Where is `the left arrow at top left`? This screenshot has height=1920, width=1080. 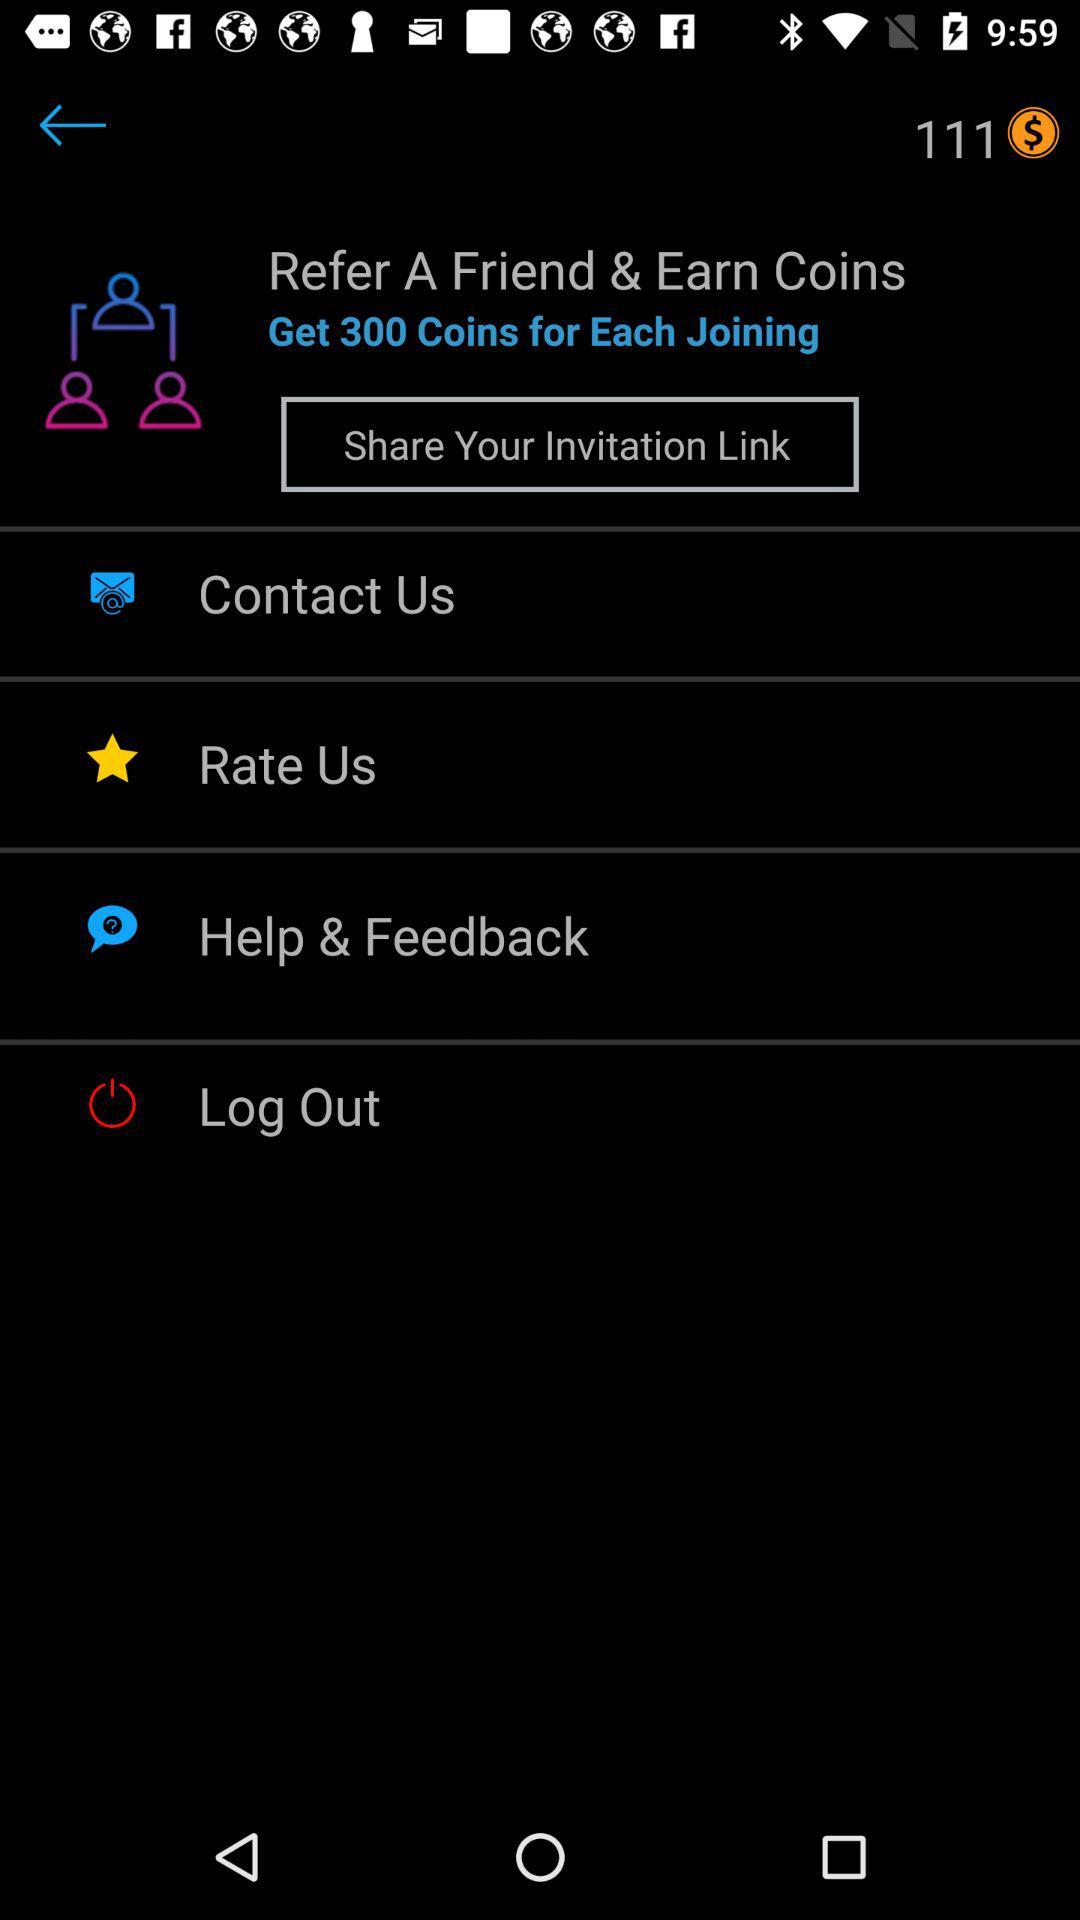
the left arrow at top left is located at coordinates (72, 124).